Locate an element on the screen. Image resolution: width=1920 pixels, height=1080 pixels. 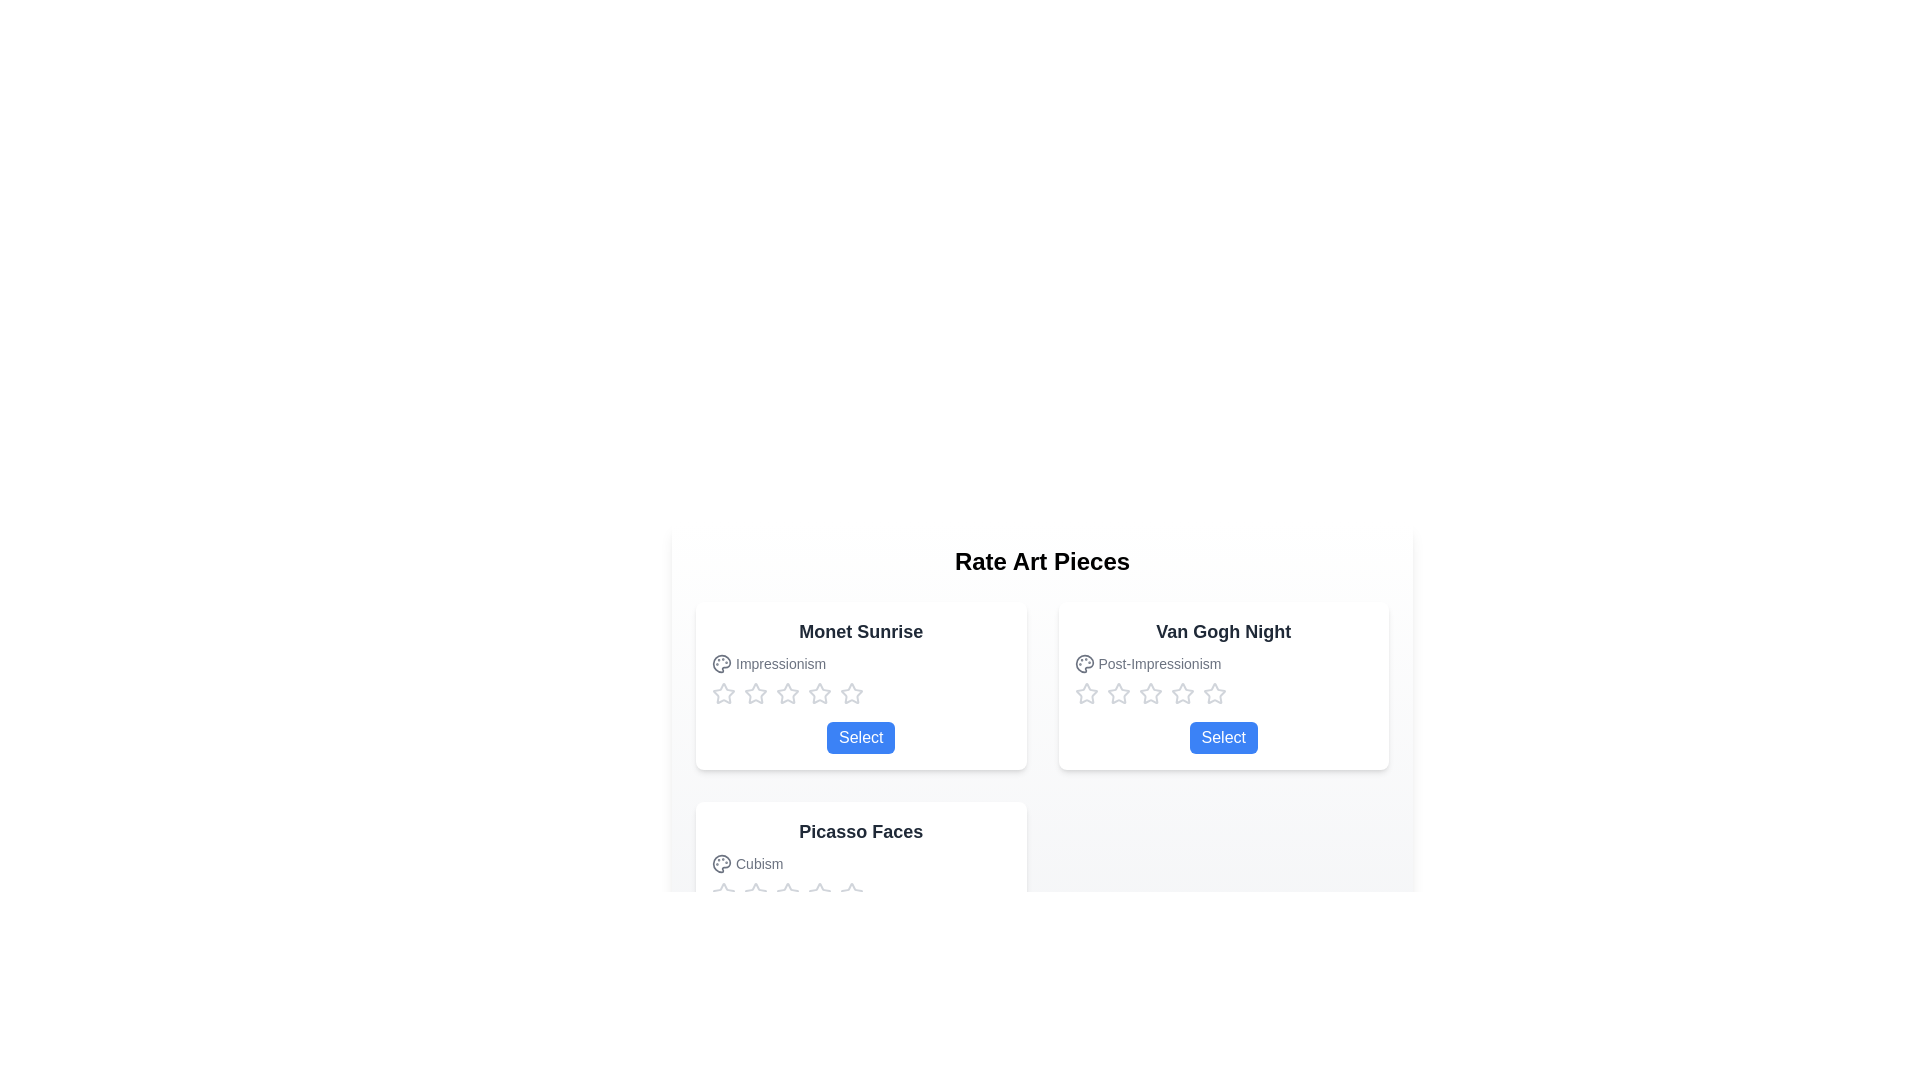
the second star icon used for rating in the 'Rate Art Pieces' section beneath the 'Van Gogh Night' card is located at coordinates (1150, 692).